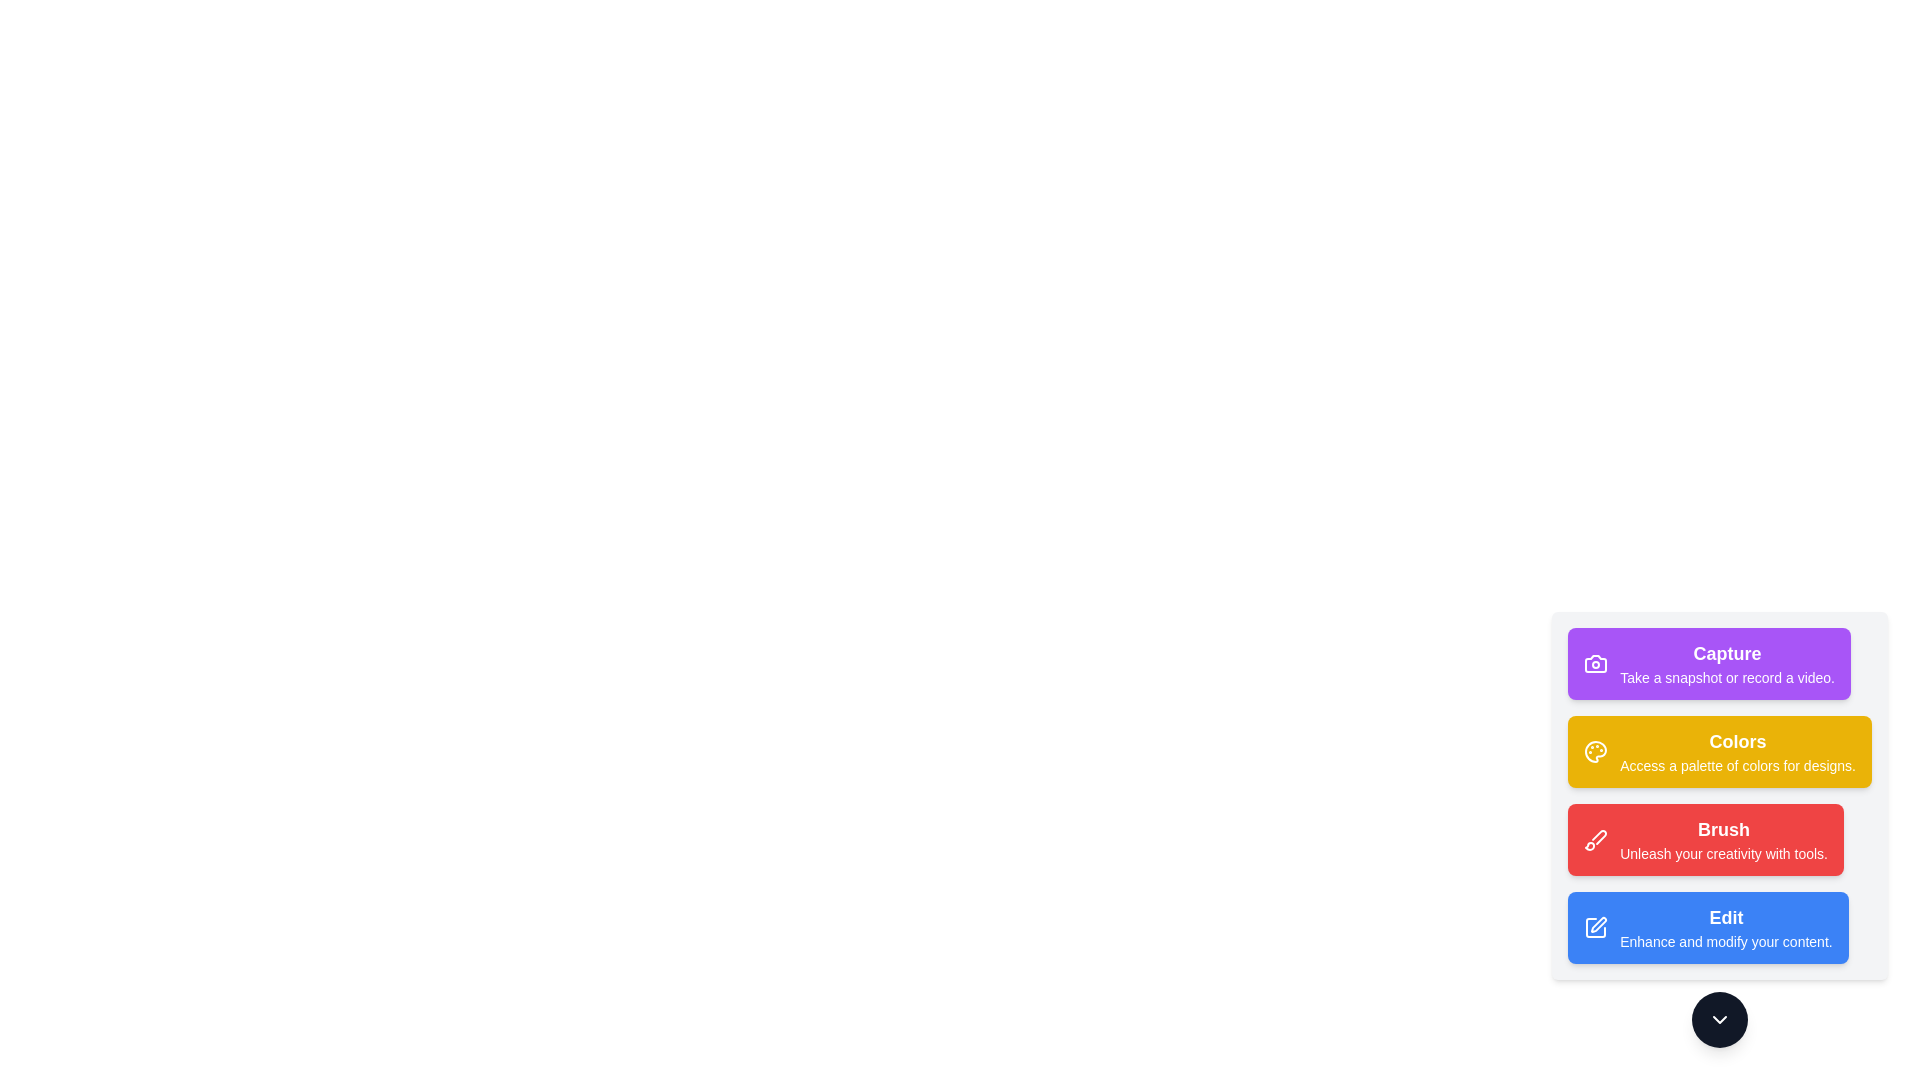 The height and width of the screenshot is (1080, 1920). Describe the element at coordinates (1707, 663) in the screenshot. I see `the 'Capture' tool to read its description` at that location.